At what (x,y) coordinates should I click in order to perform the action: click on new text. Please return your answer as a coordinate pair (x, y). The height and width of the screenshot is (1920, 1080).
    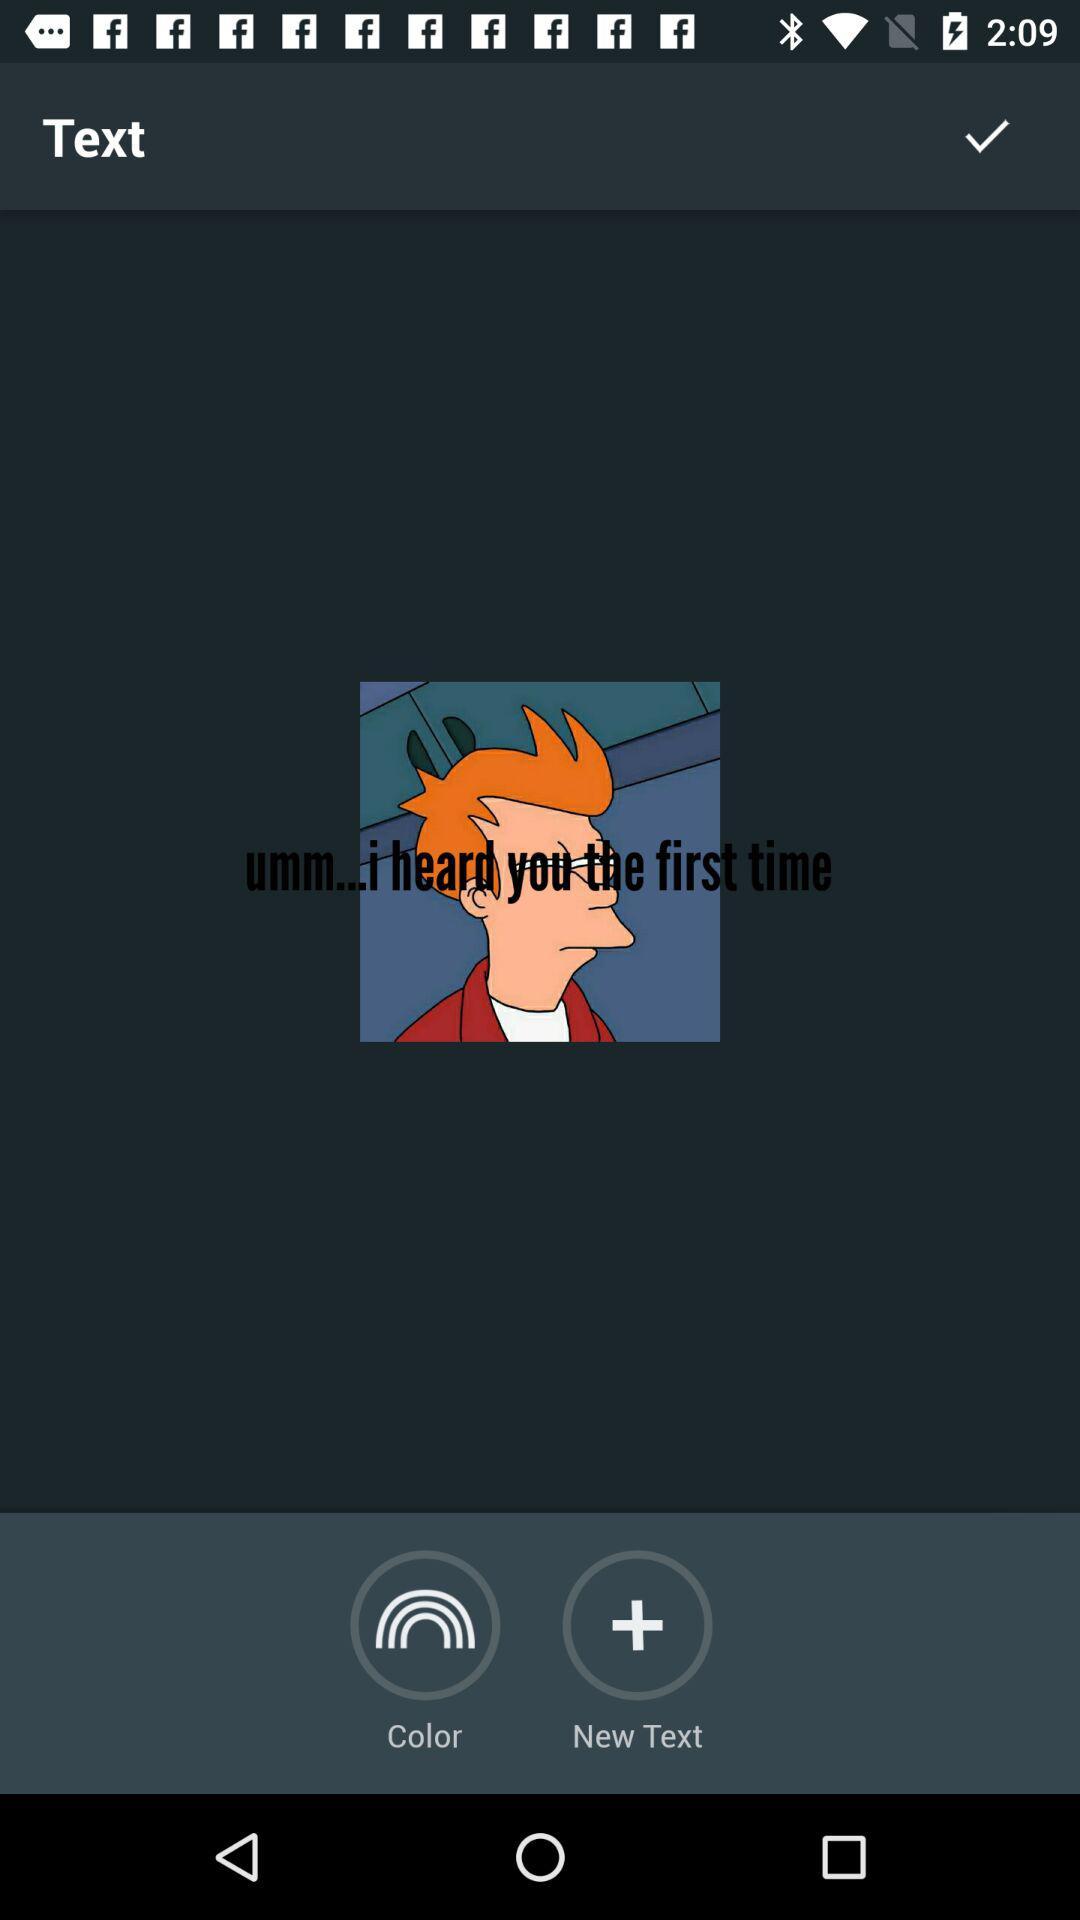
    Looking at the image, I should click on (637, 1625).